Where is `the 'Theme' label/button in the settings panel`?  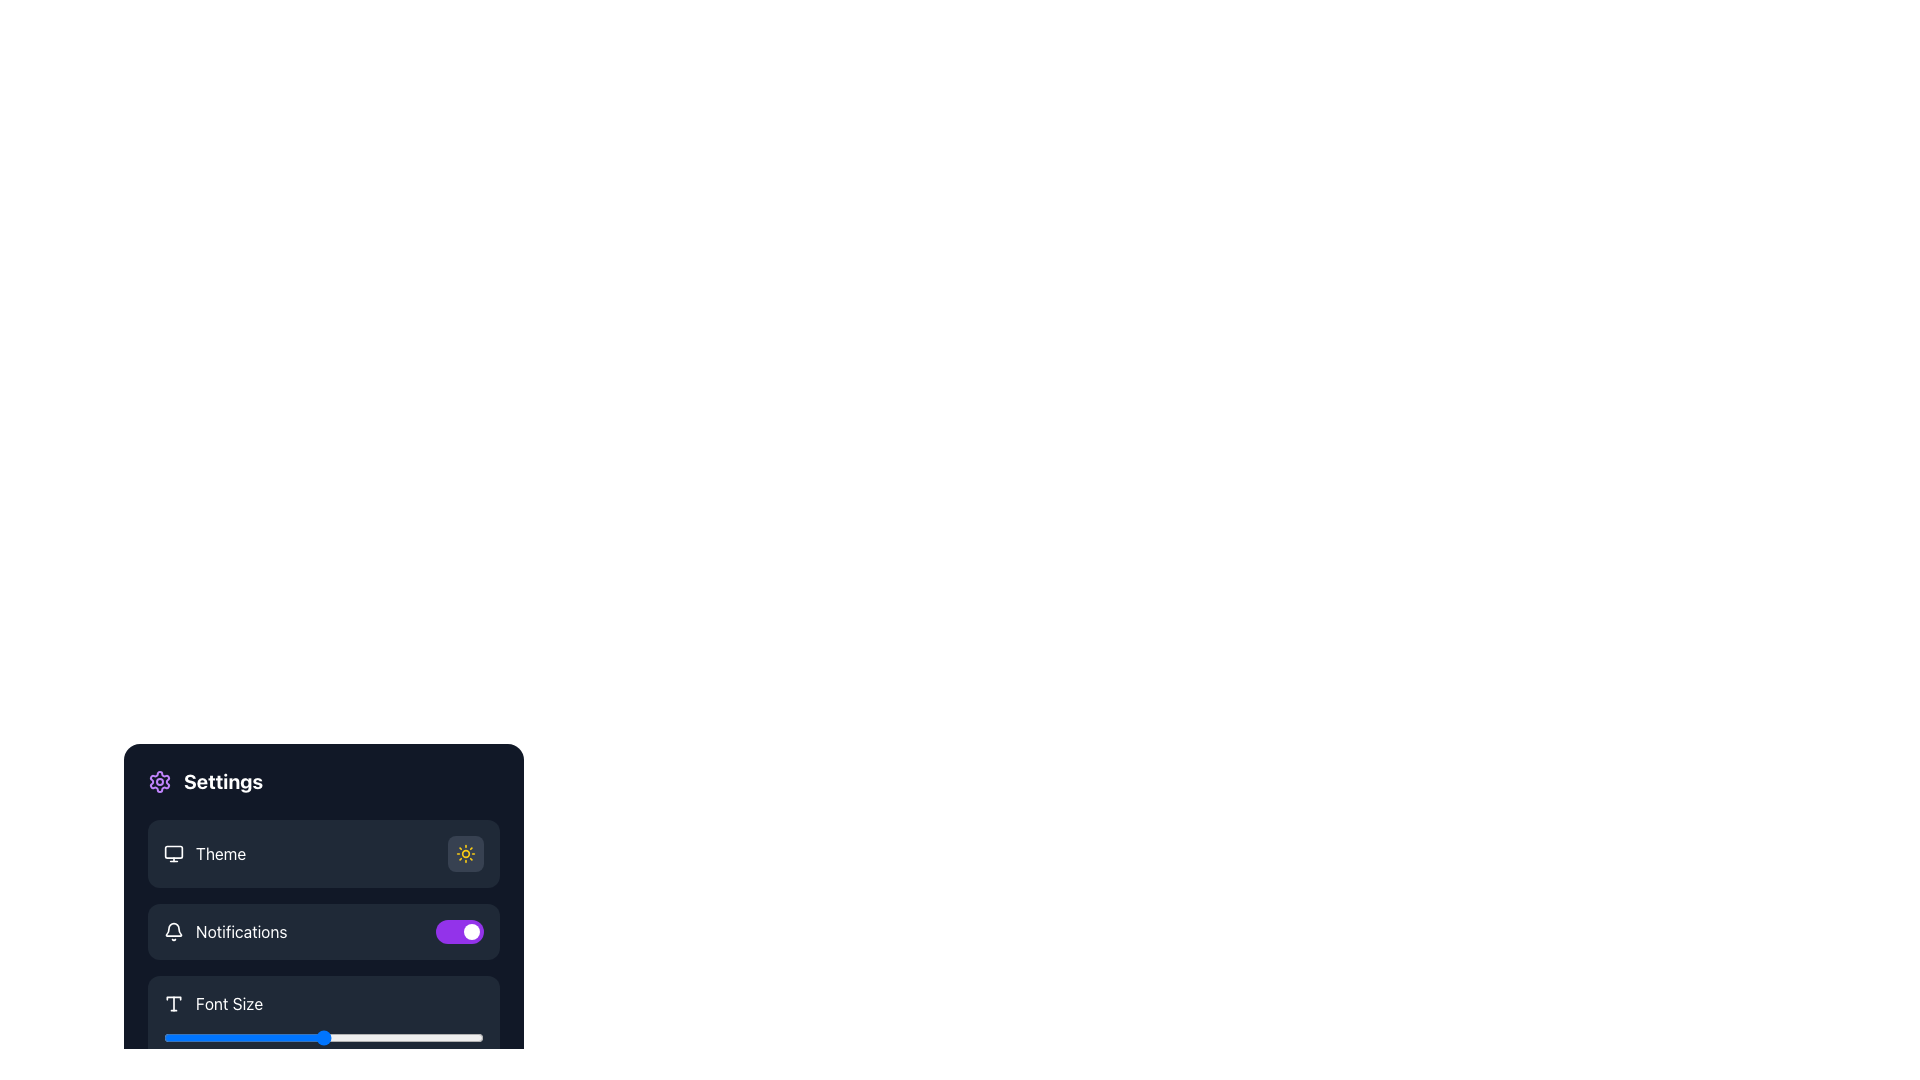
the 'Theme' label/button in the settings panel is located at coordinates (205, 853).